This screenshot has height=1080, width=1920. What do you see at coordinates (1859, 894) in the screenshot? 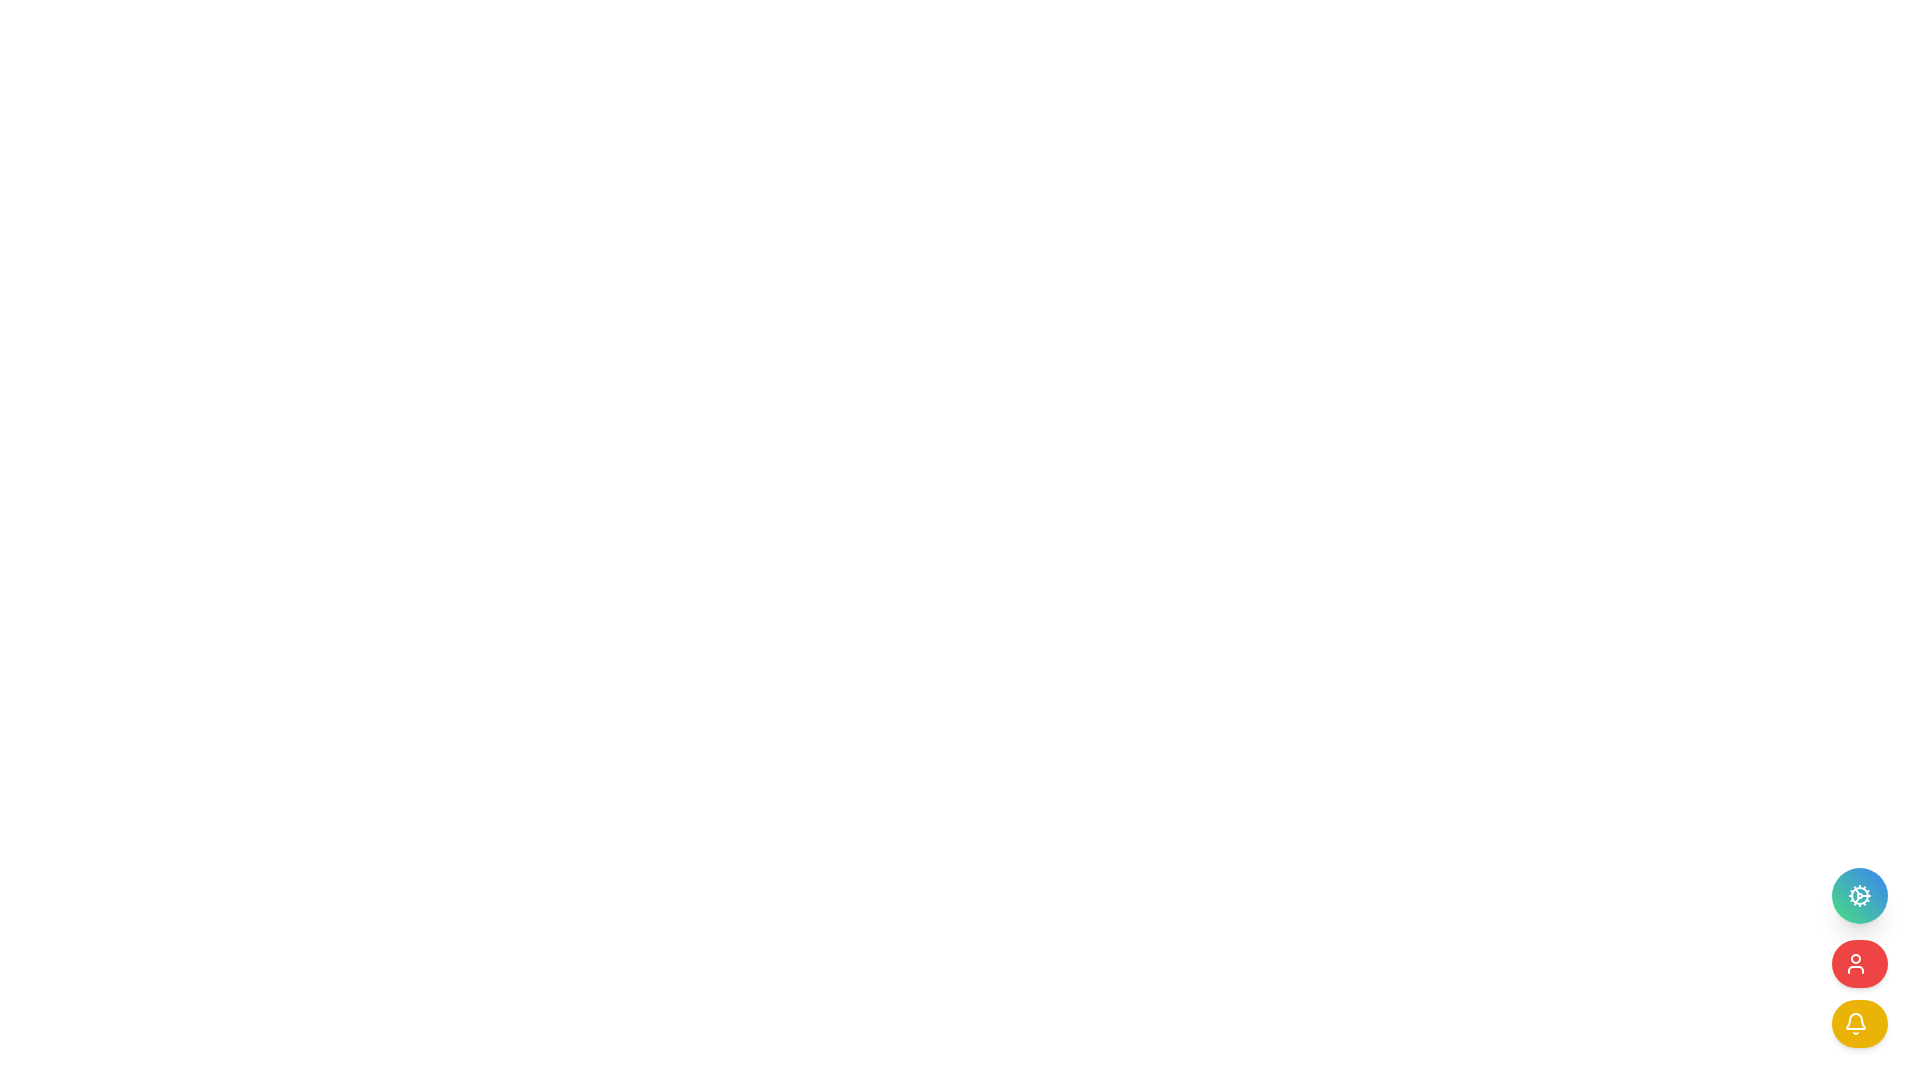
I see `the settings button located in the bottom-right corner of the interface` at bounding box center [1859, 894].